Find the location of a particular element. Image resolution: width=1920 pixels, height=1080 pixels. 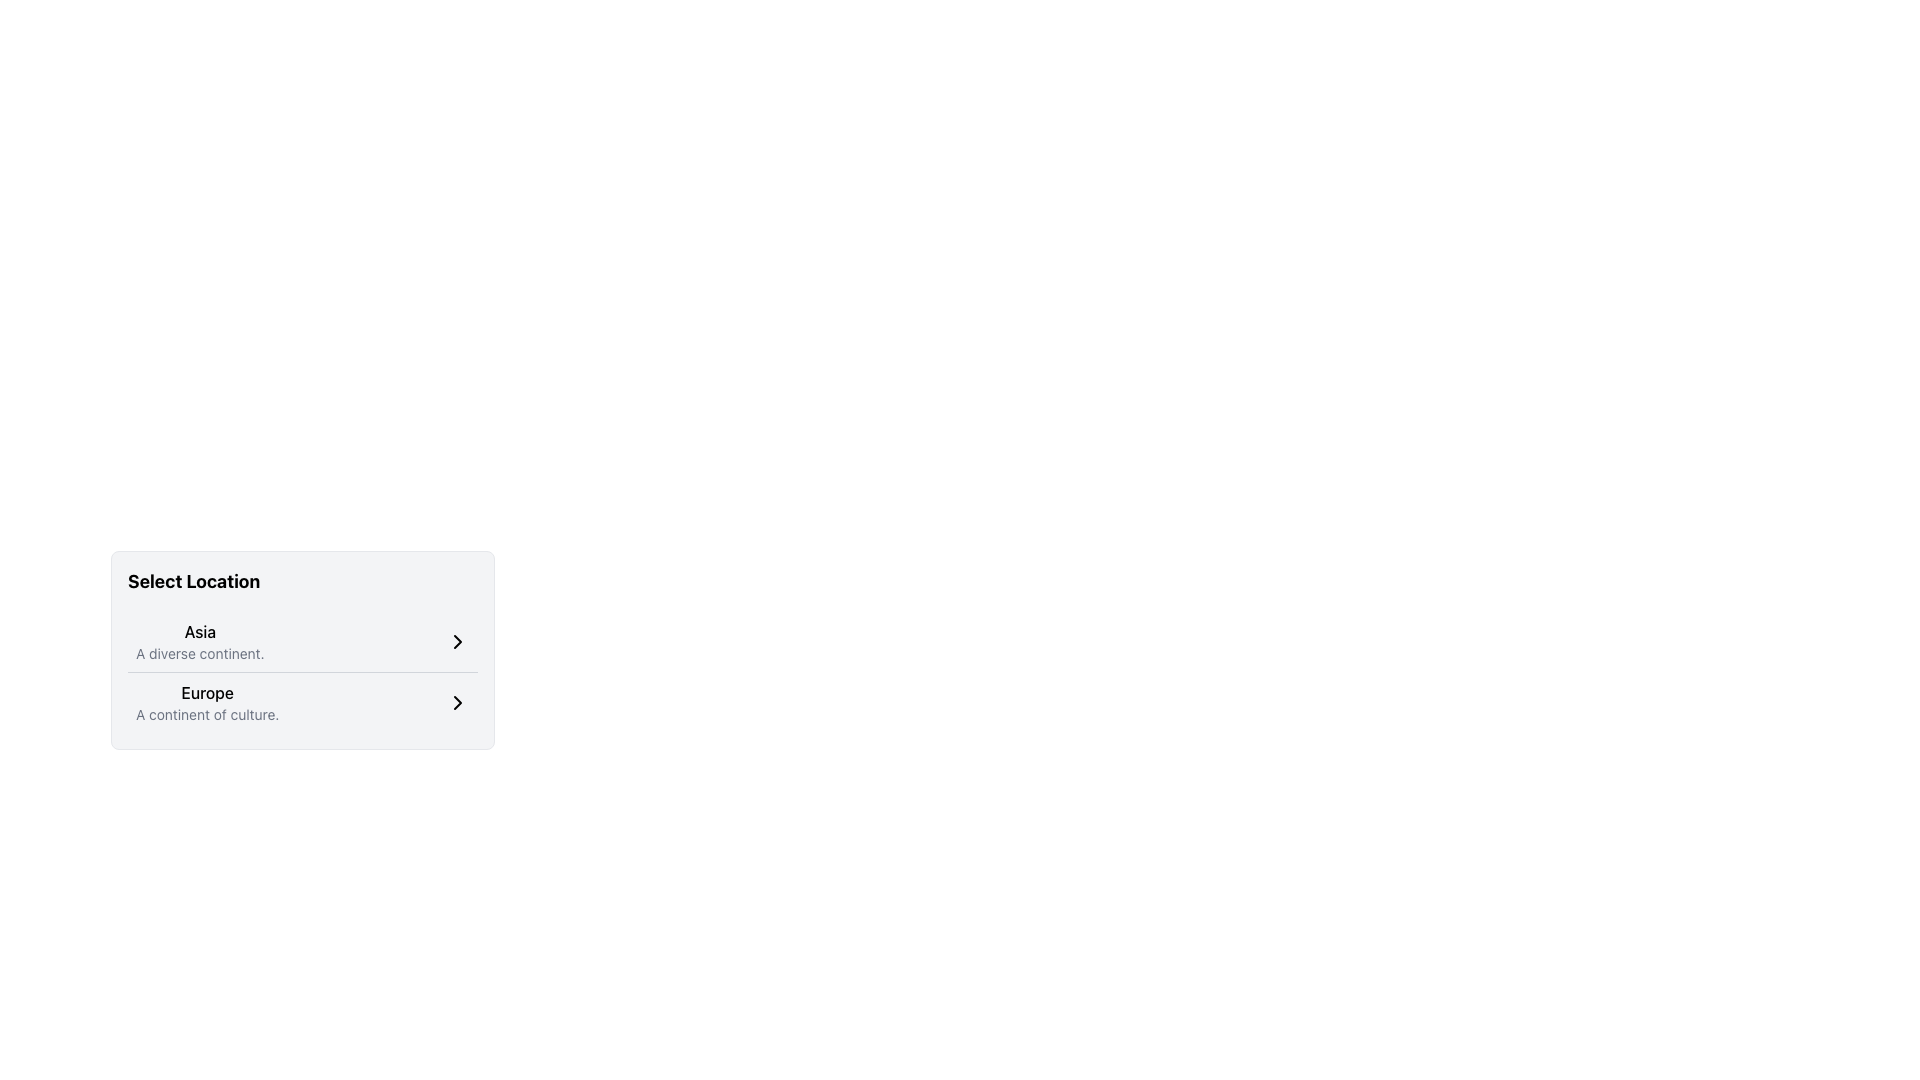

the list item titled 'Europe' which has a description 'A continent of culture.' and an arrow pointing right is located at coordinates (301, 701).